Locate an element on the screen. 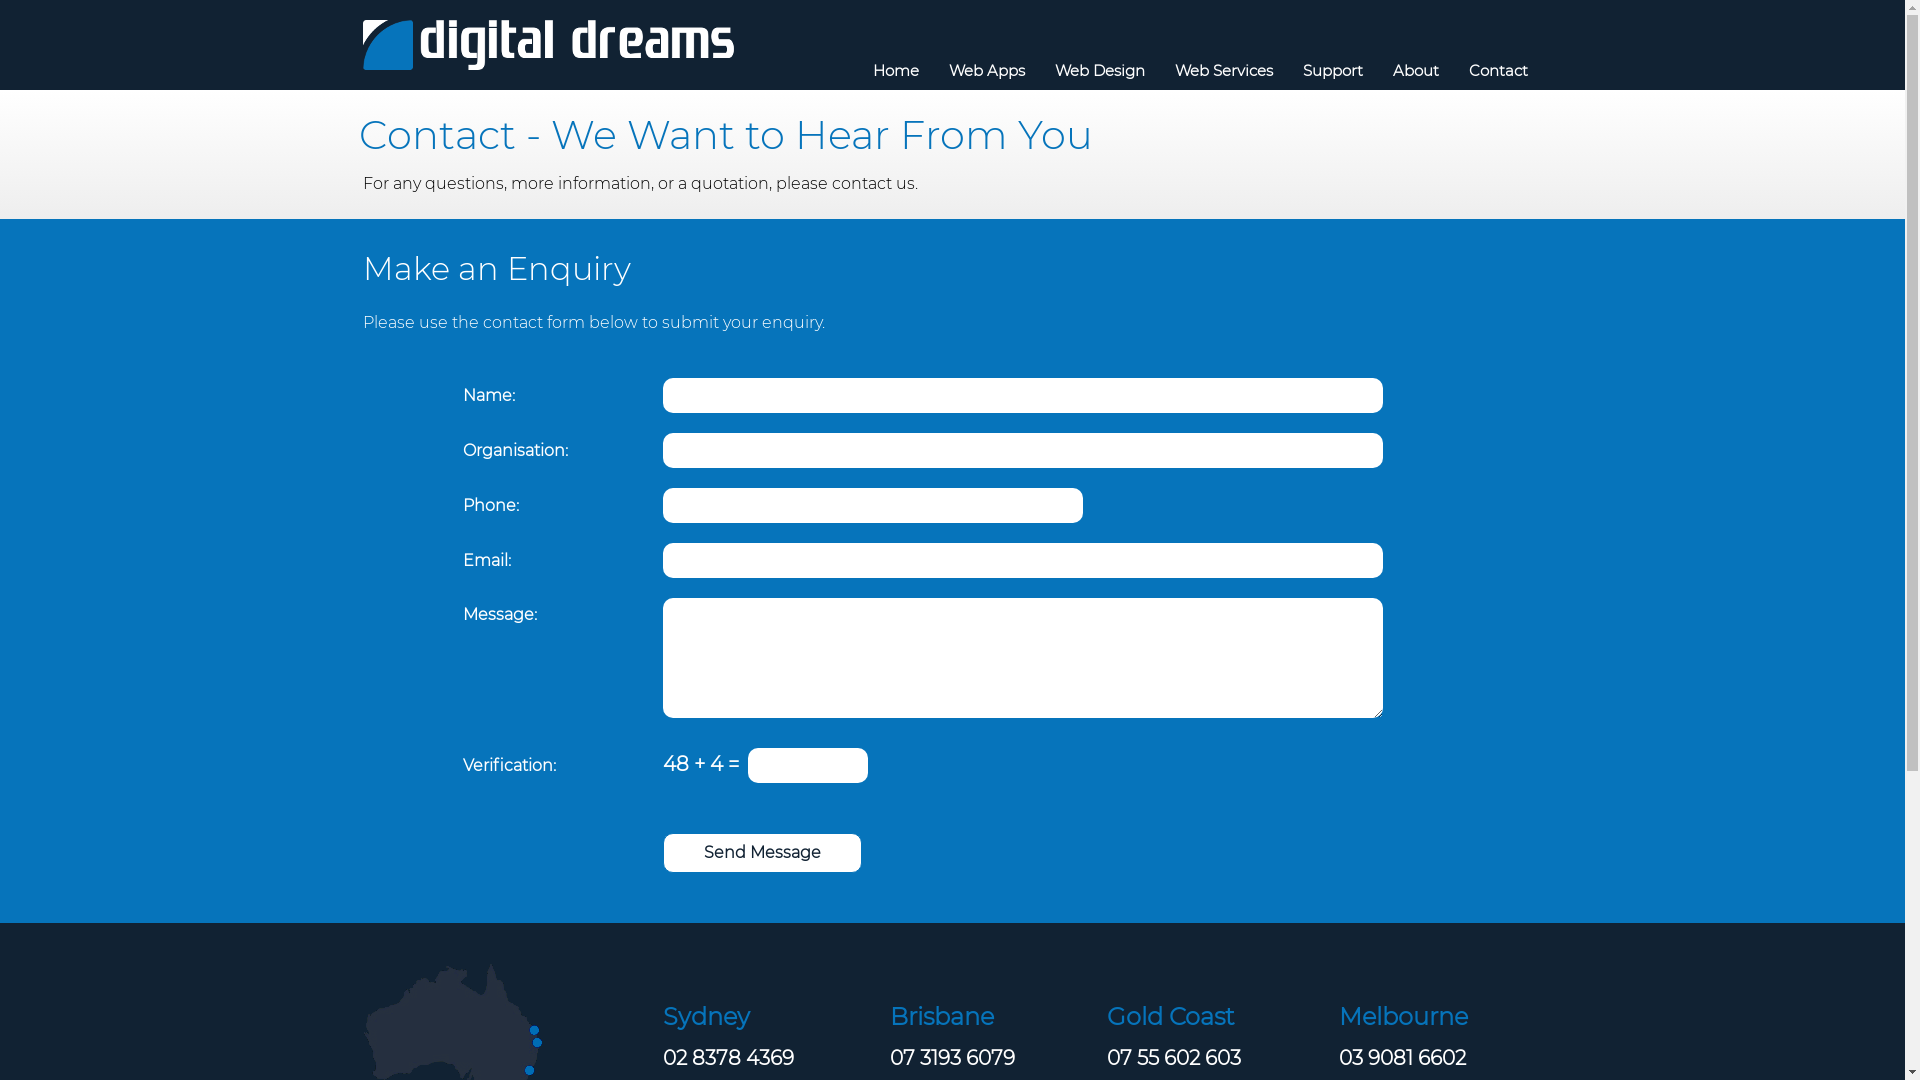  'Web Apps' is located at coordinates (987, 69).